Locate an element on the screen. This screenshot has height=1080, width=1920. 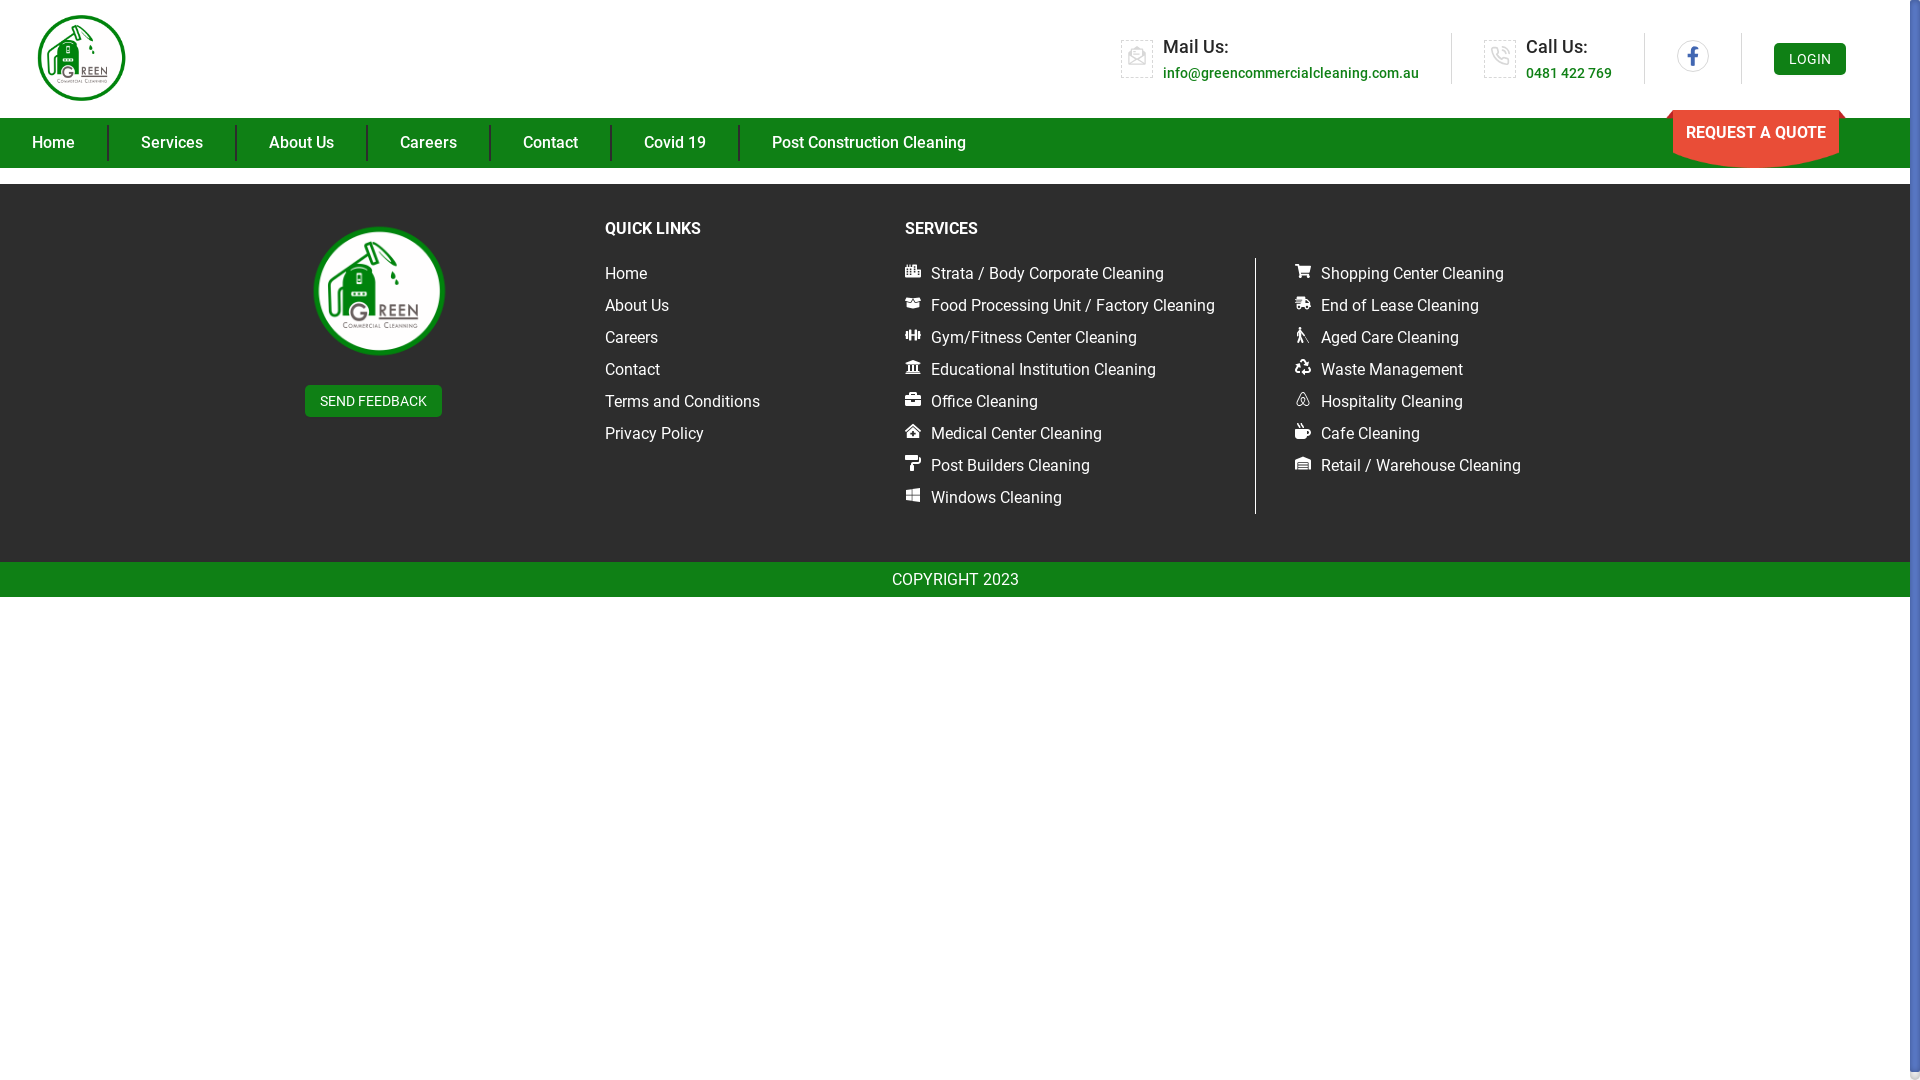
'Waste Management' is located at coordinates (1295, 369).